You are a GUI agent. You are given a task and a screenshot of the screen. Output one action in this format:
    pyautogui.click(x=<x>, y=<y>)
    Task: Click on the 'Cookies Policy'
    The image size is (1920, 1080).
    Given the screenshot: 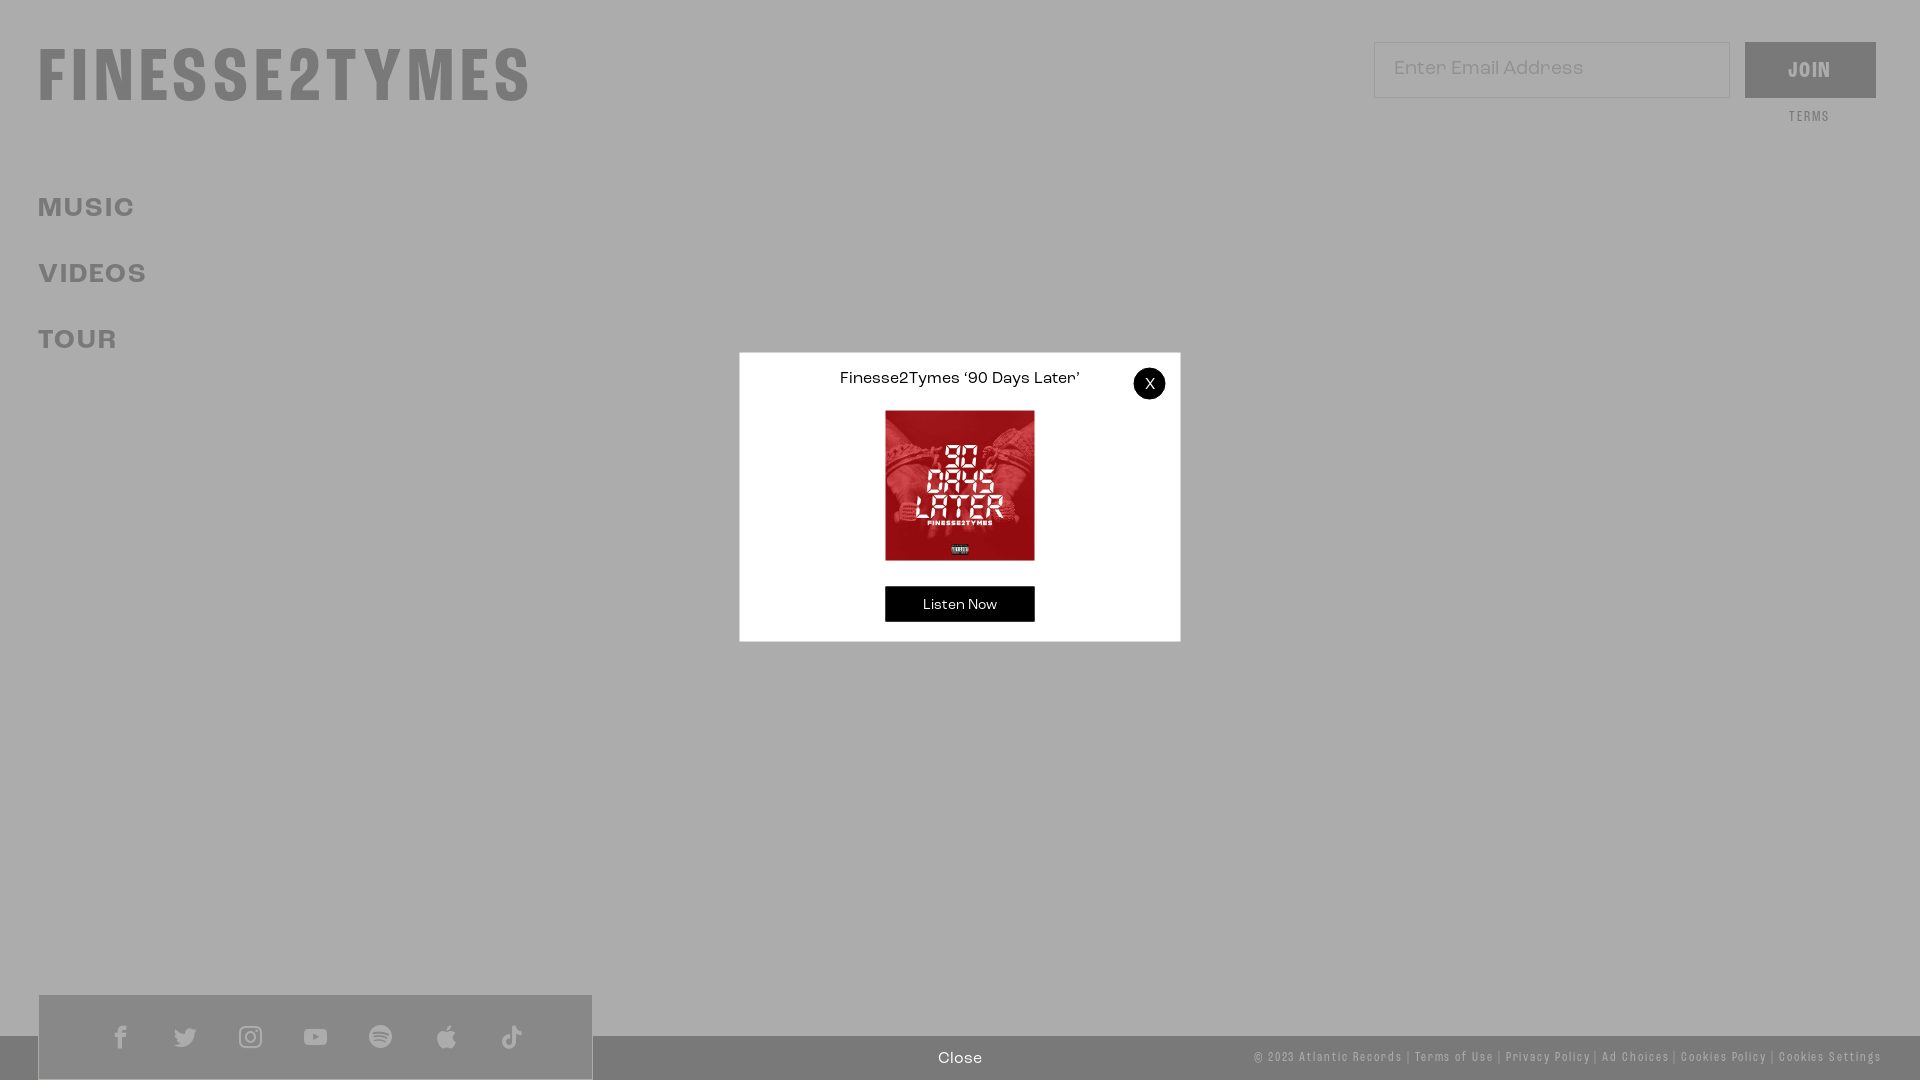 What is the action you would take?
    pyautogui.click(x=1680, y=1056)
    